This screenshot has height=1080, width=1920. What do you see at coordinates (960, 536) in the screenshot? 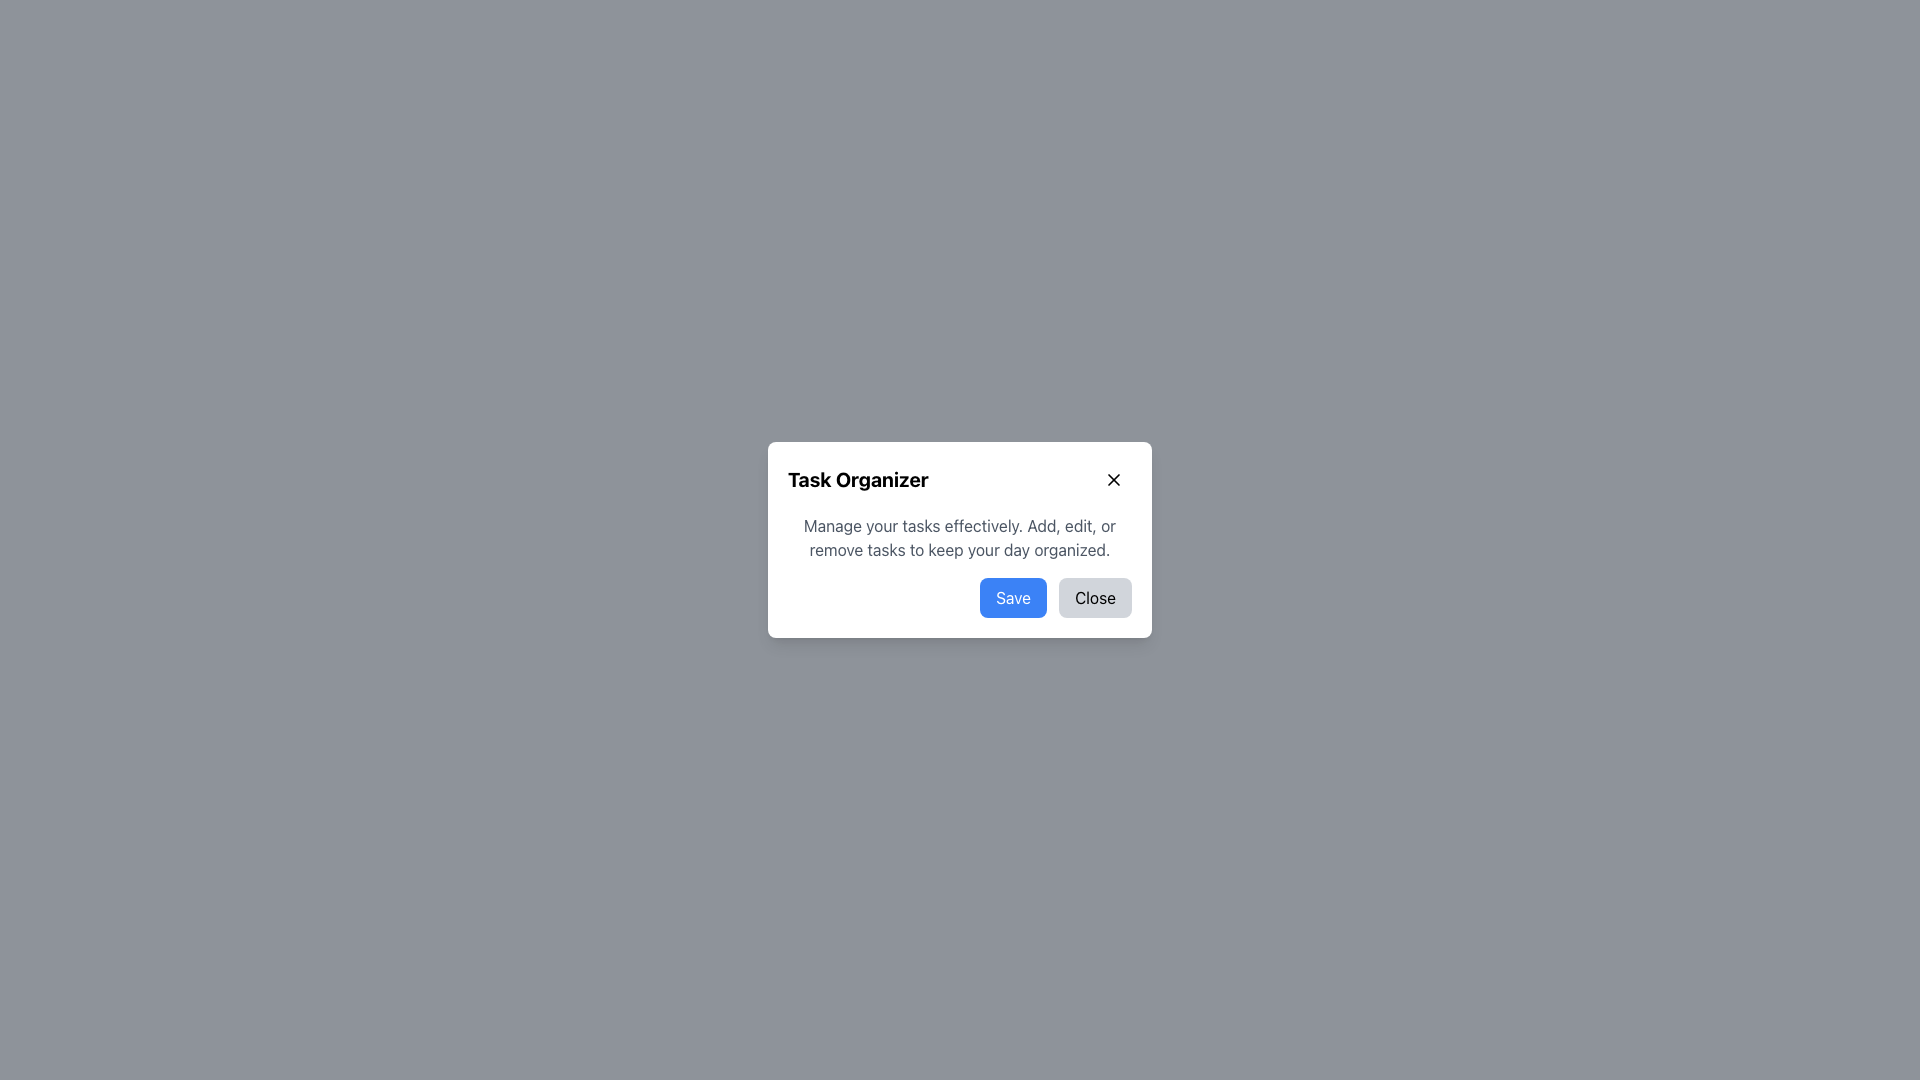
I see `the paragraph displaying the text 'Manage your tasks effectively. Add, edit, or remove tasks to keep your day organized.' which is located below the header 'Task Organizer'` at bounding box center [960, 536].